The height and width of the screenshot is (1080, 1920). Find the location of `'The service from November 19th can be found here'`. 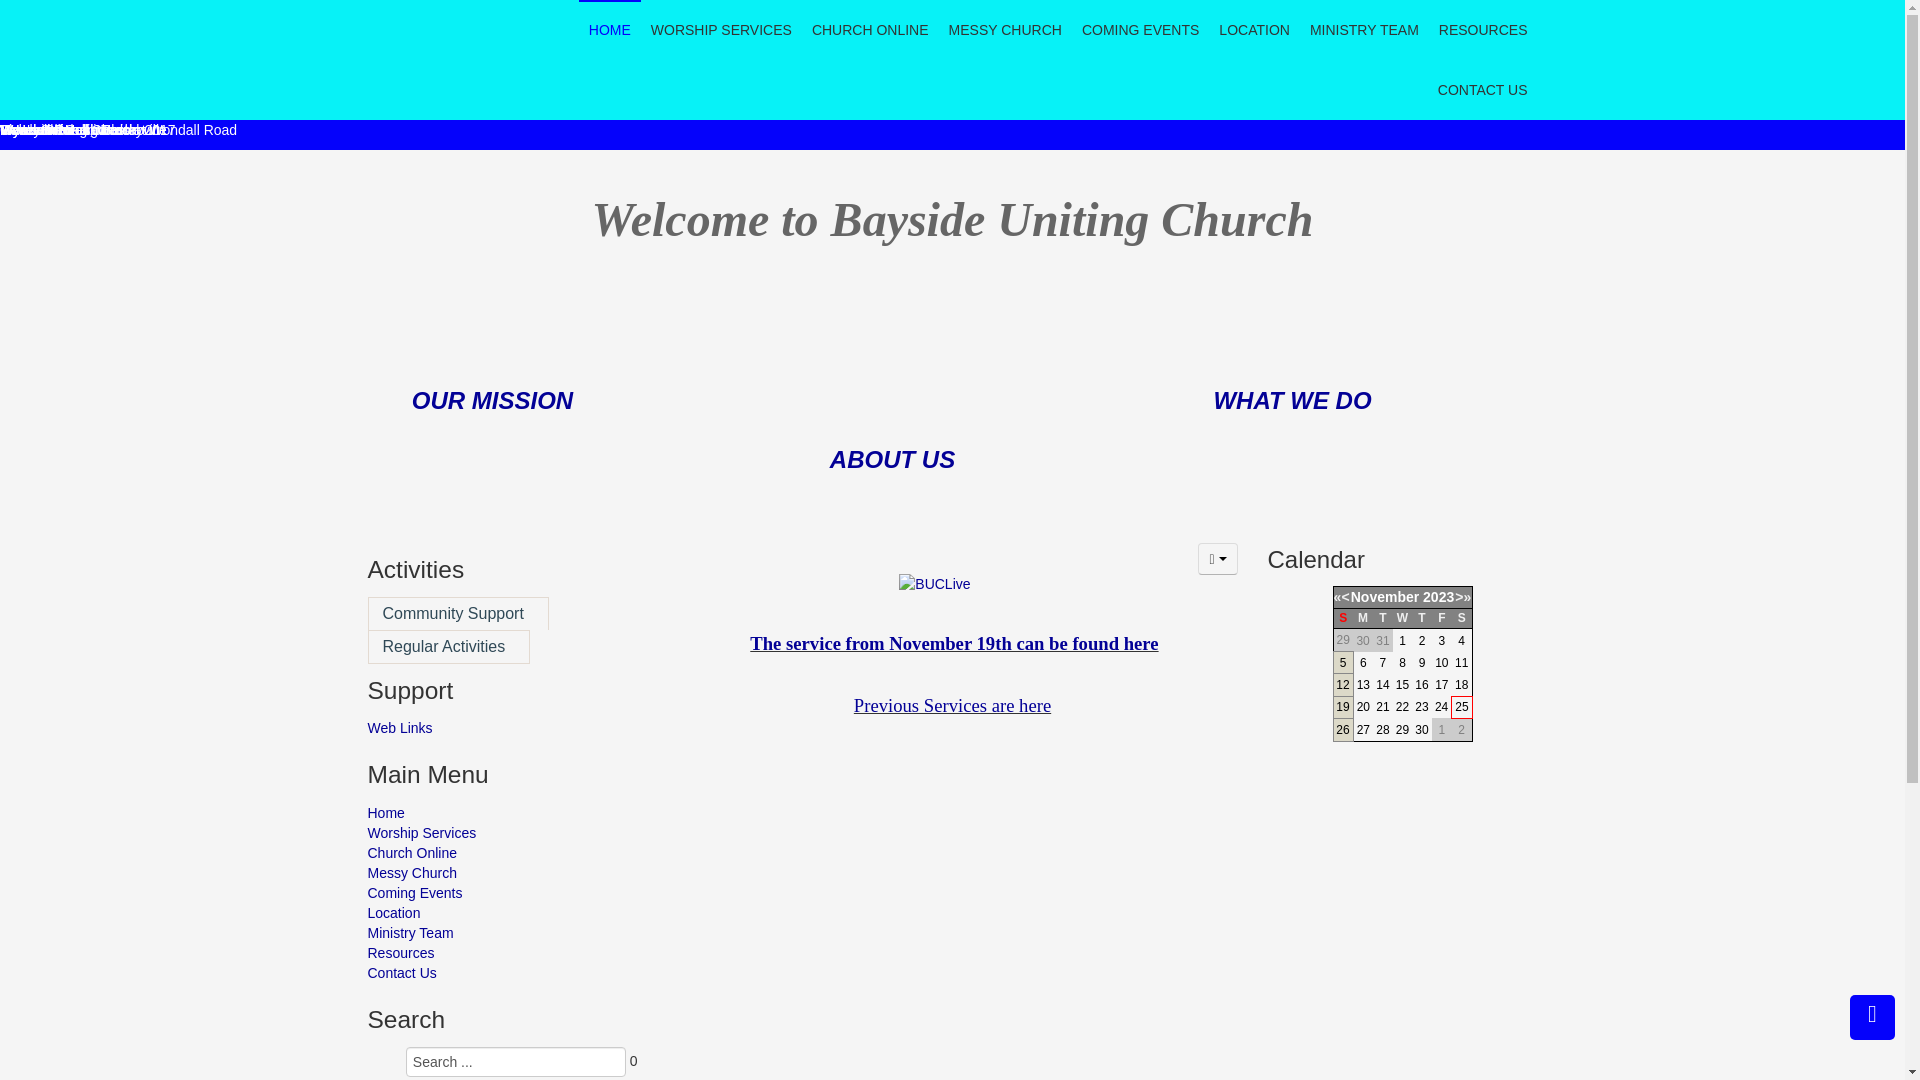

'The service from November 19th can be found here' is located at coordinates (748, 643).